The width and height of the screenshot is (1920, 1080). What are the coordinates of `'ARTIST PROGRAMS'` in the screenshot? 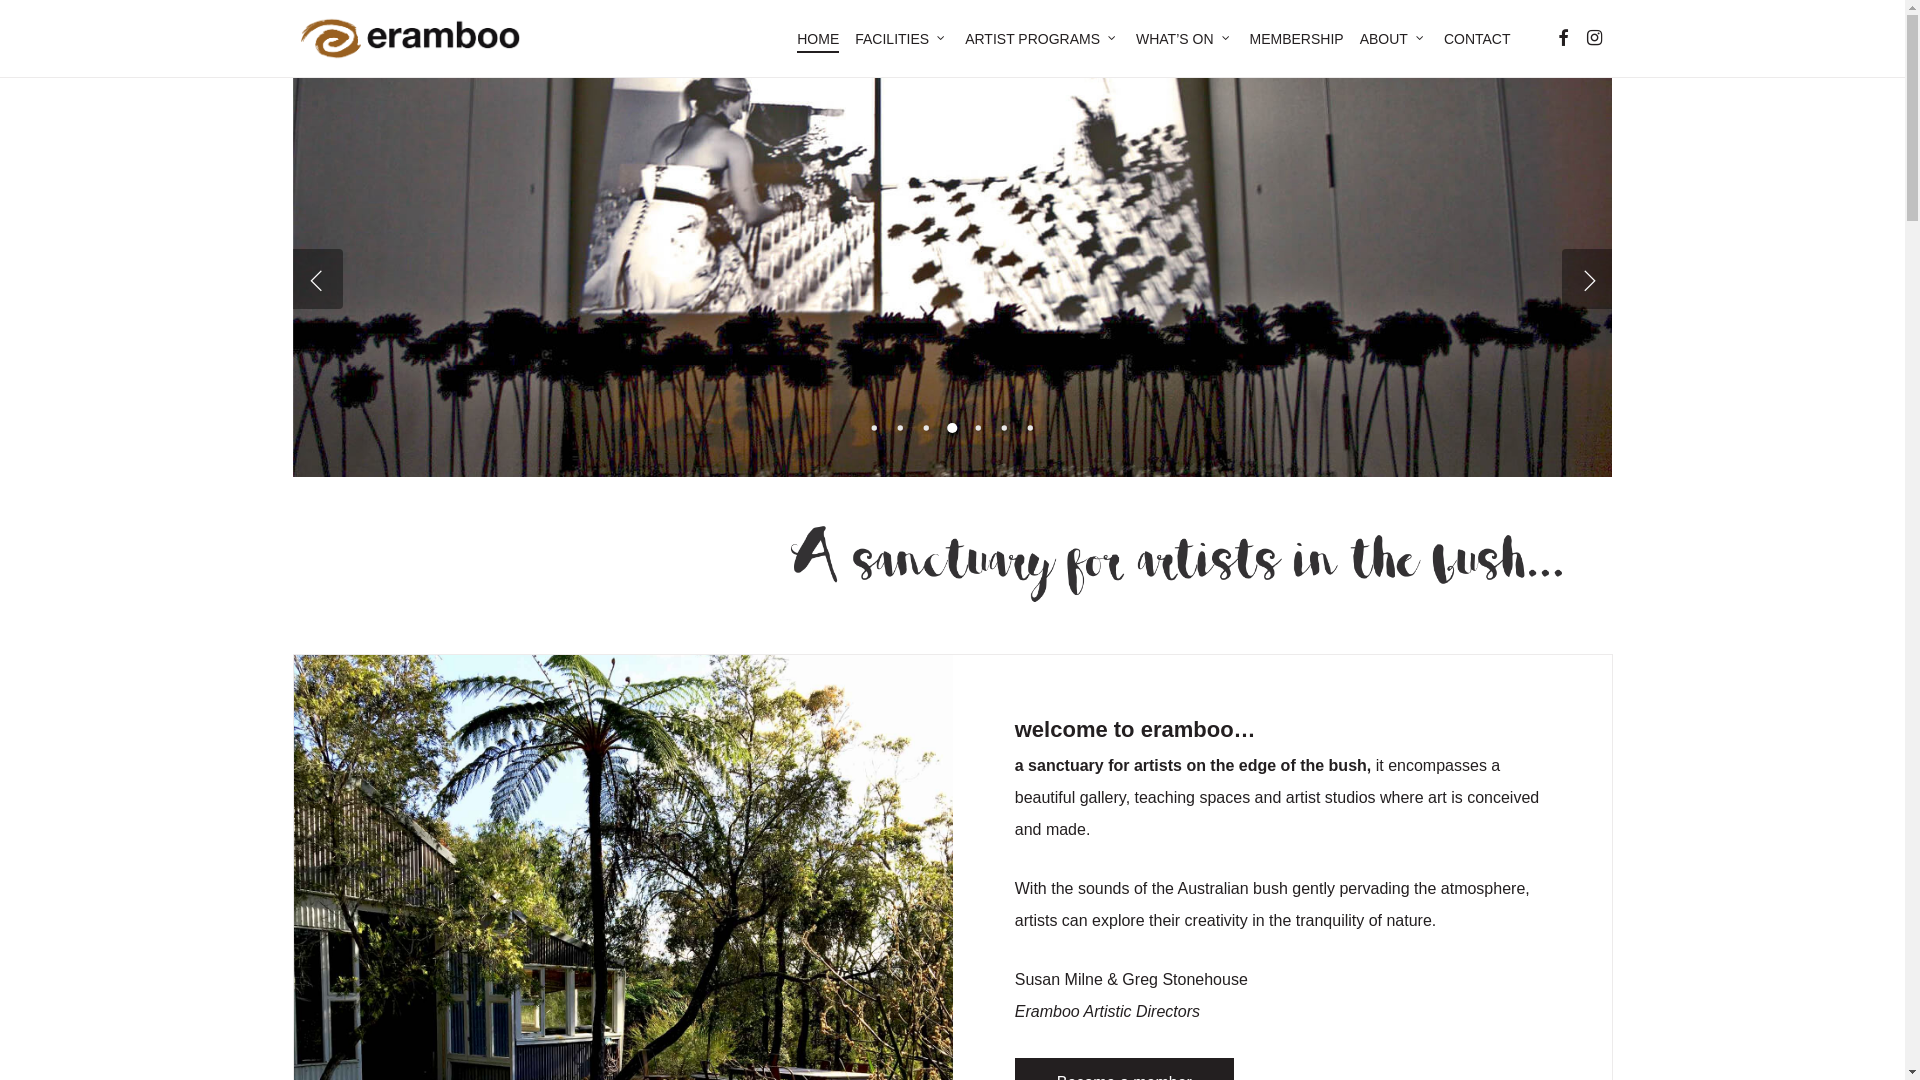 It's located at (1041, 38).